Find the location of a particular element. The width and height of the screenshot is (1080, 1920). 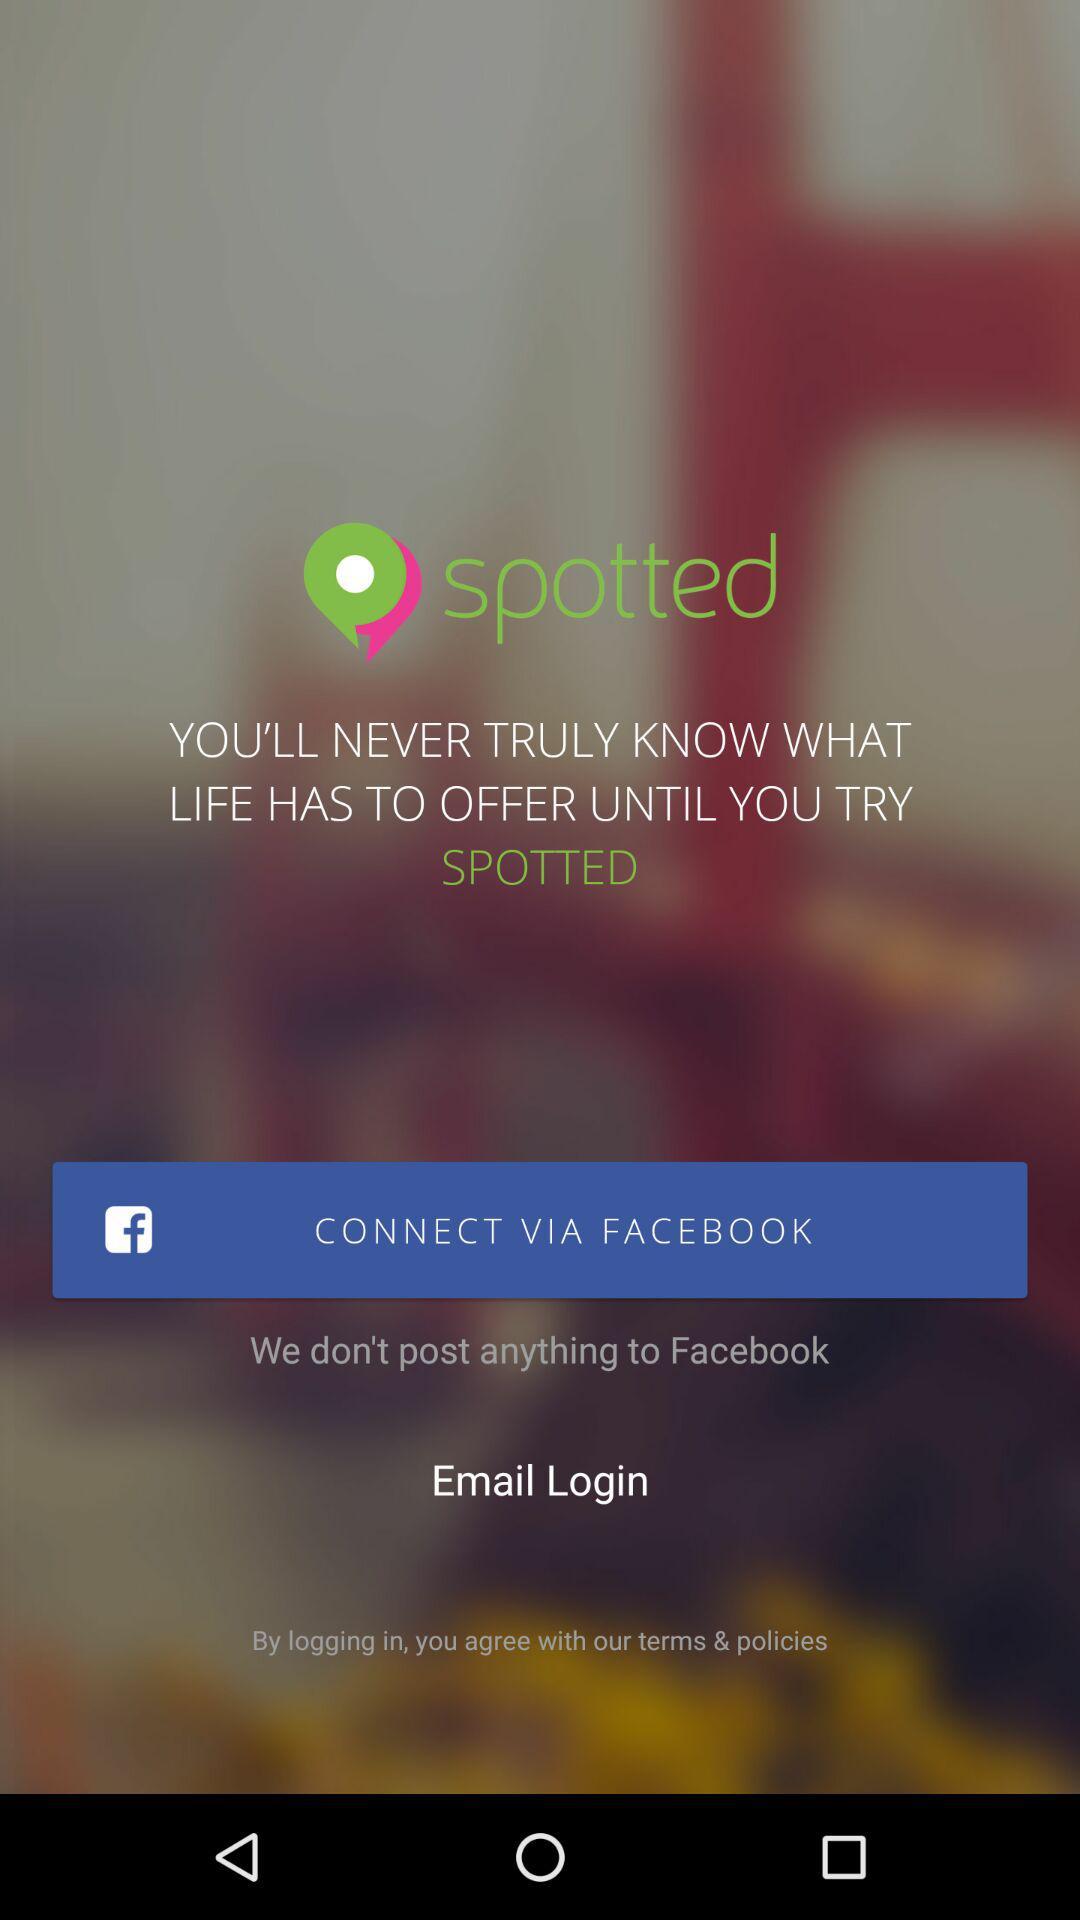

icon below the you ll never item is located at coordinates (540, 1228).